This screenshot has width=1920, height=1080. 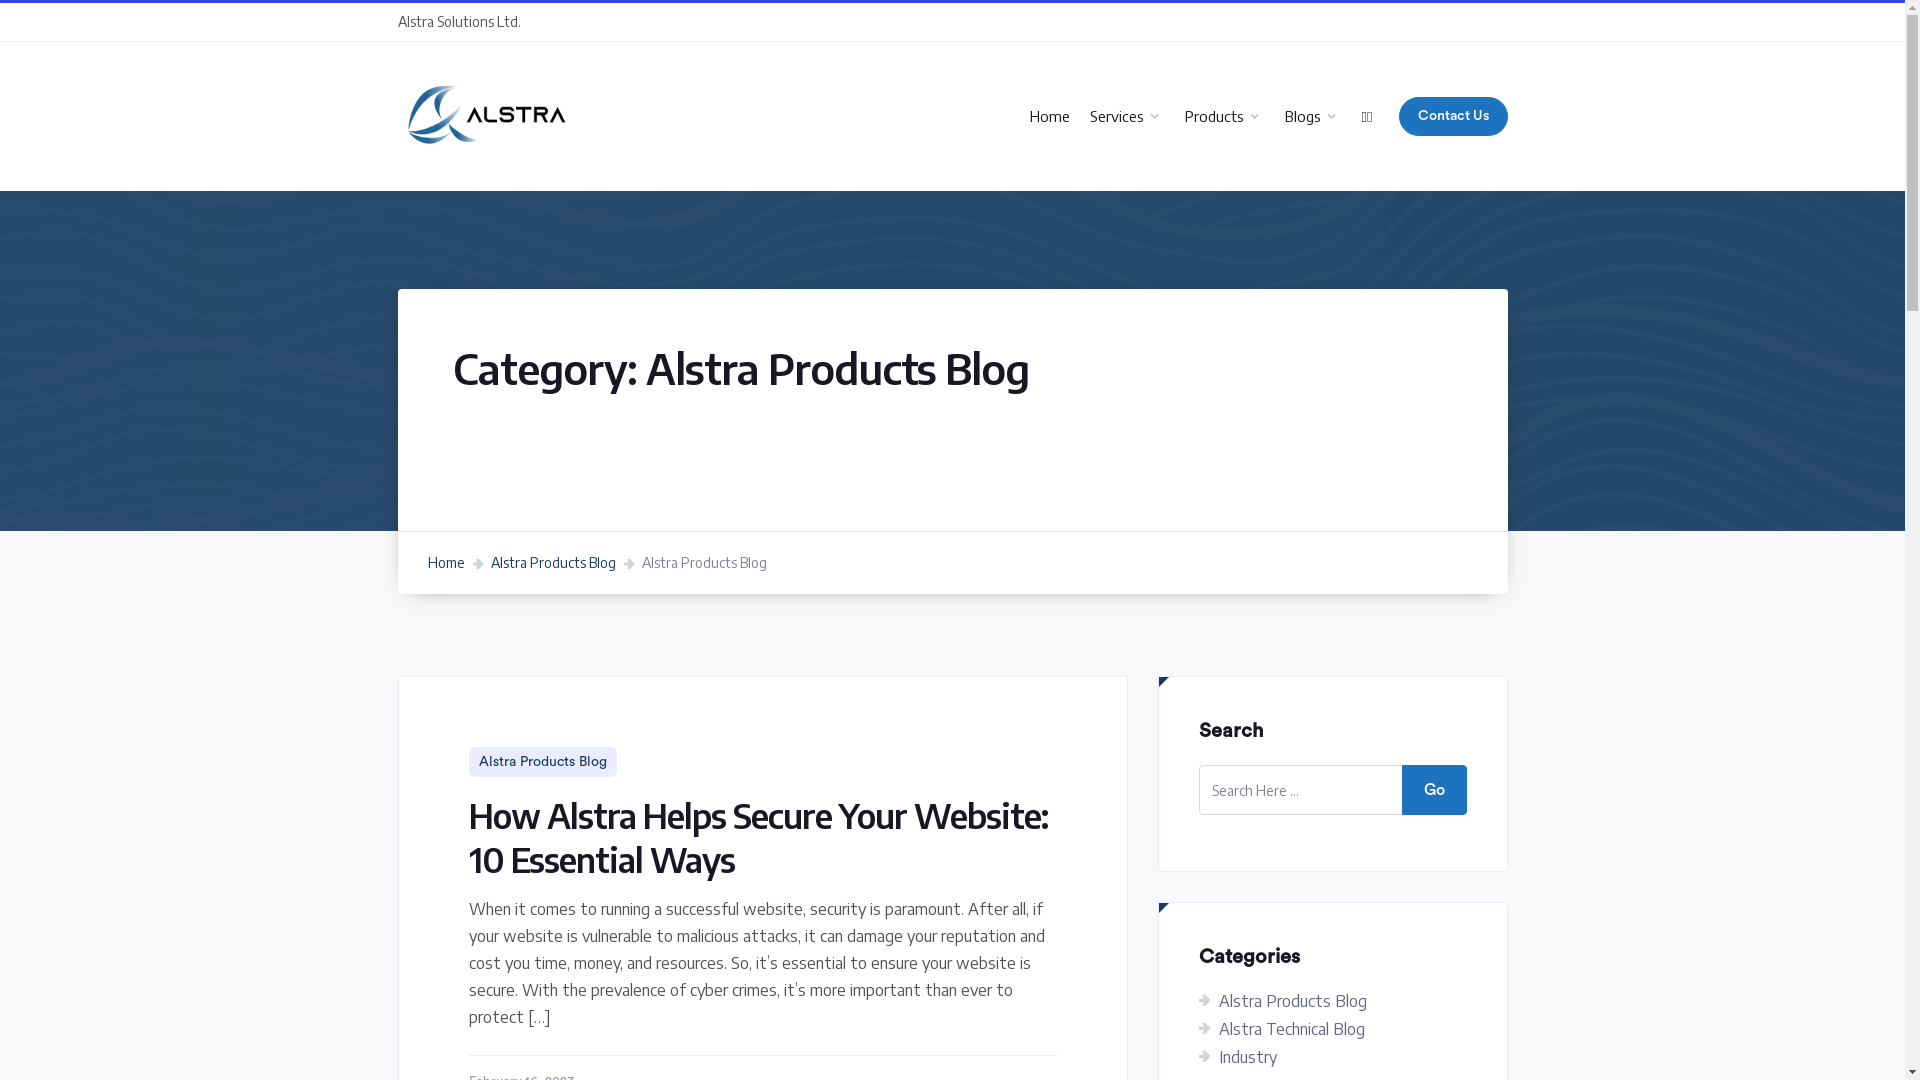 I want to click on 'Products', so click(x=1223, y=116).